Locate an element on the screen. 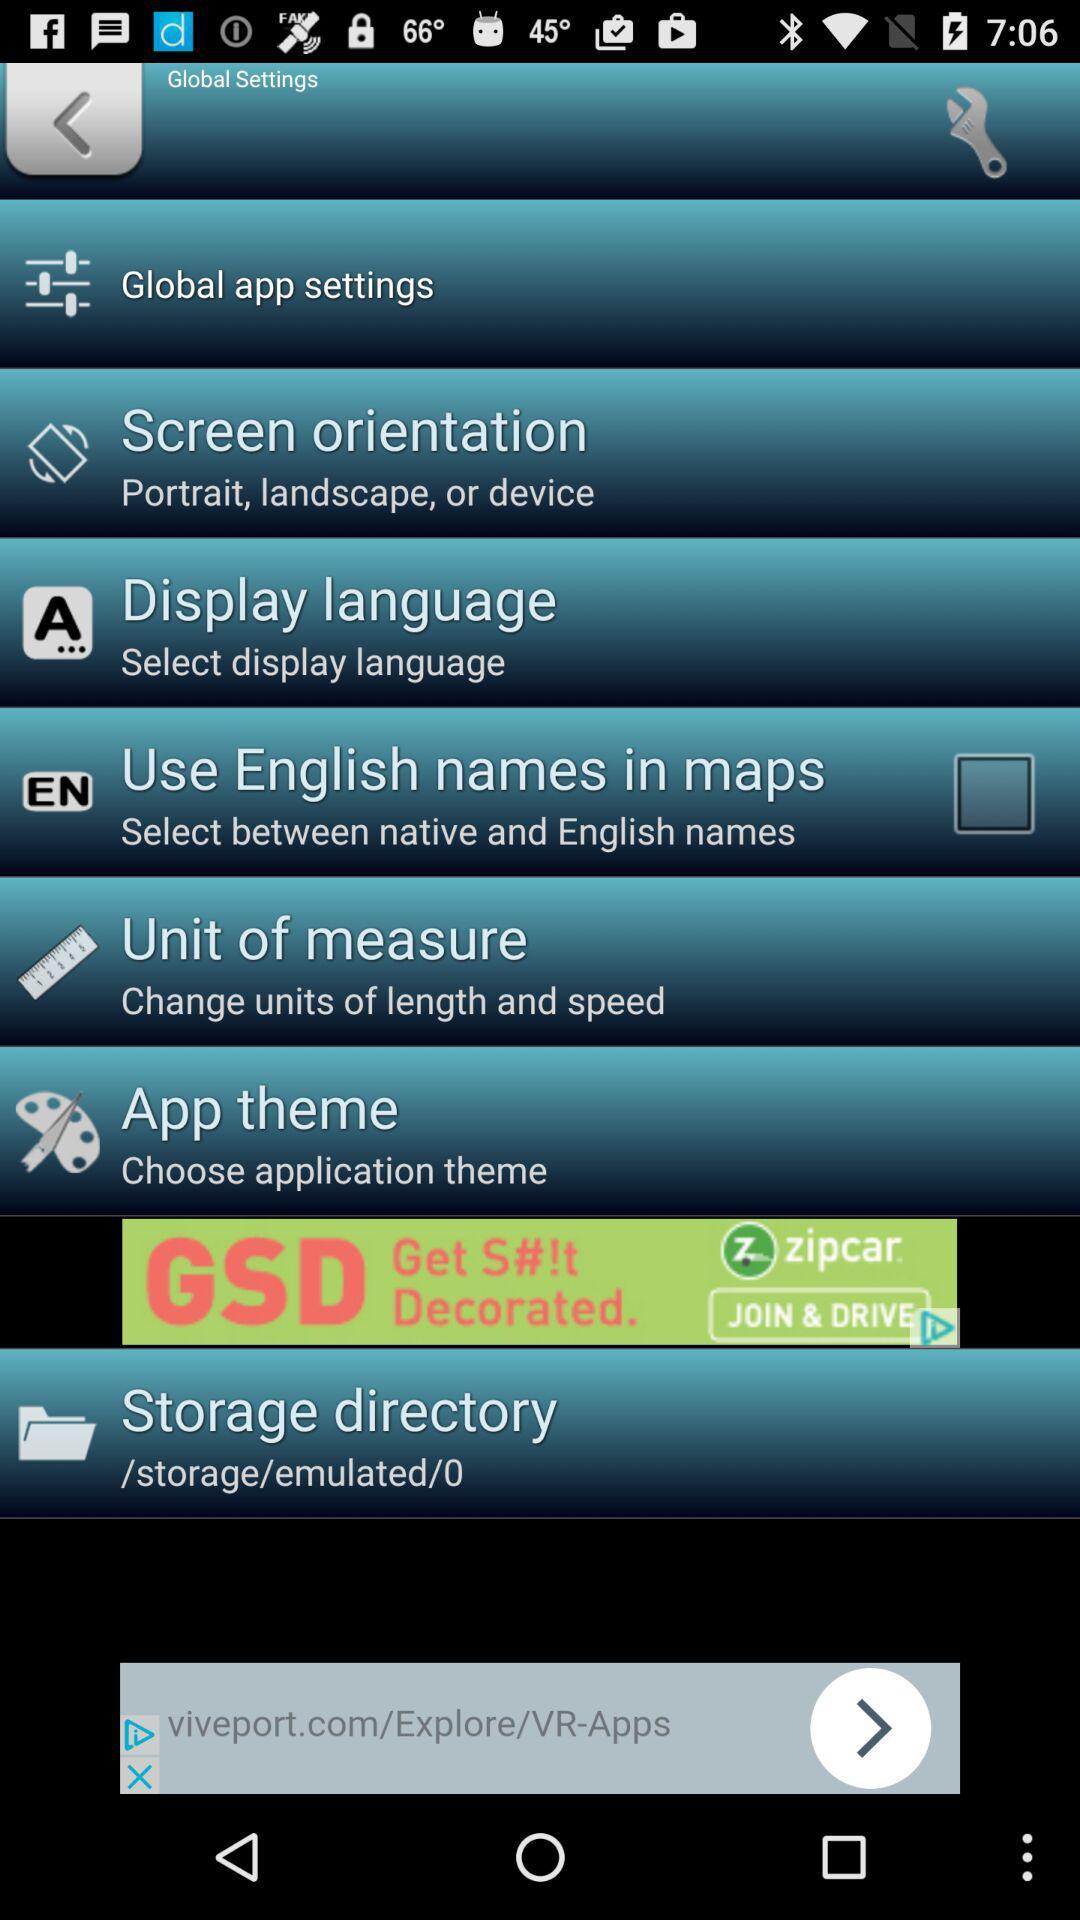 This screenshot has height=1920, width=1080. link to advertisement is located at coordinates (540, 1282).